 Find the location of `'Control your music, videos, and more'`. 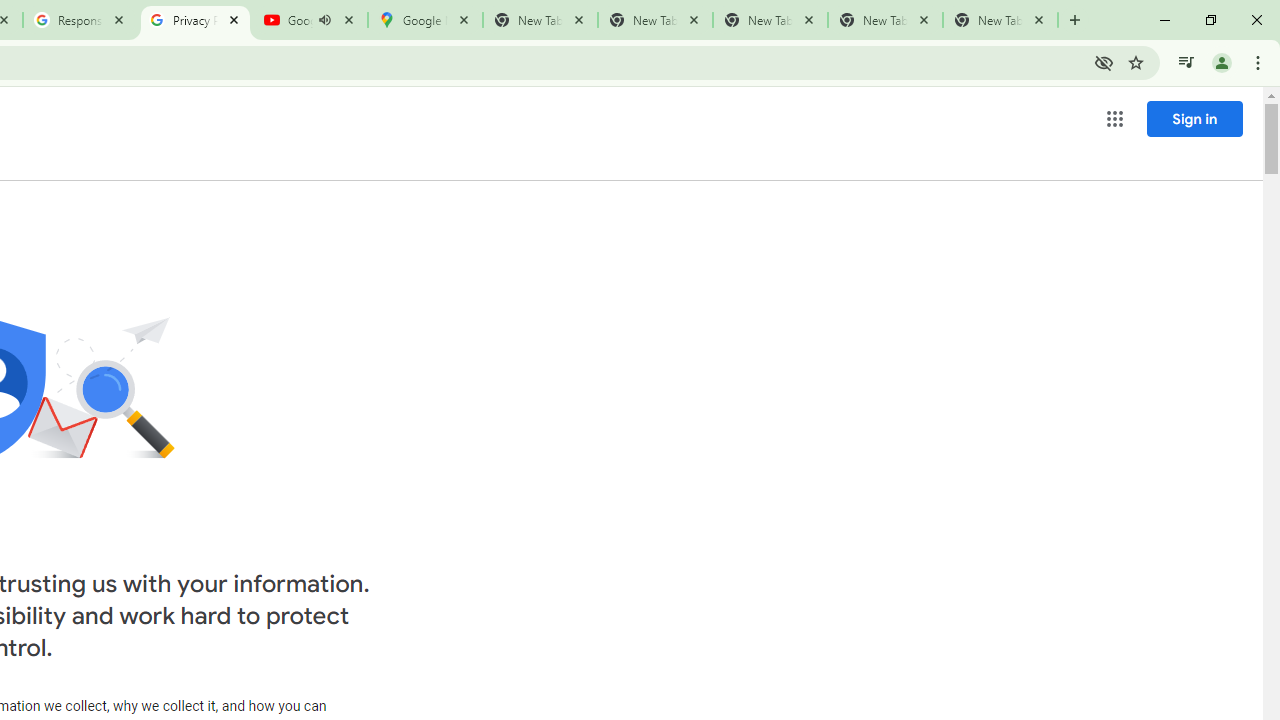

'Control your music, videos, and more' is located at coordinates (1185, 61).